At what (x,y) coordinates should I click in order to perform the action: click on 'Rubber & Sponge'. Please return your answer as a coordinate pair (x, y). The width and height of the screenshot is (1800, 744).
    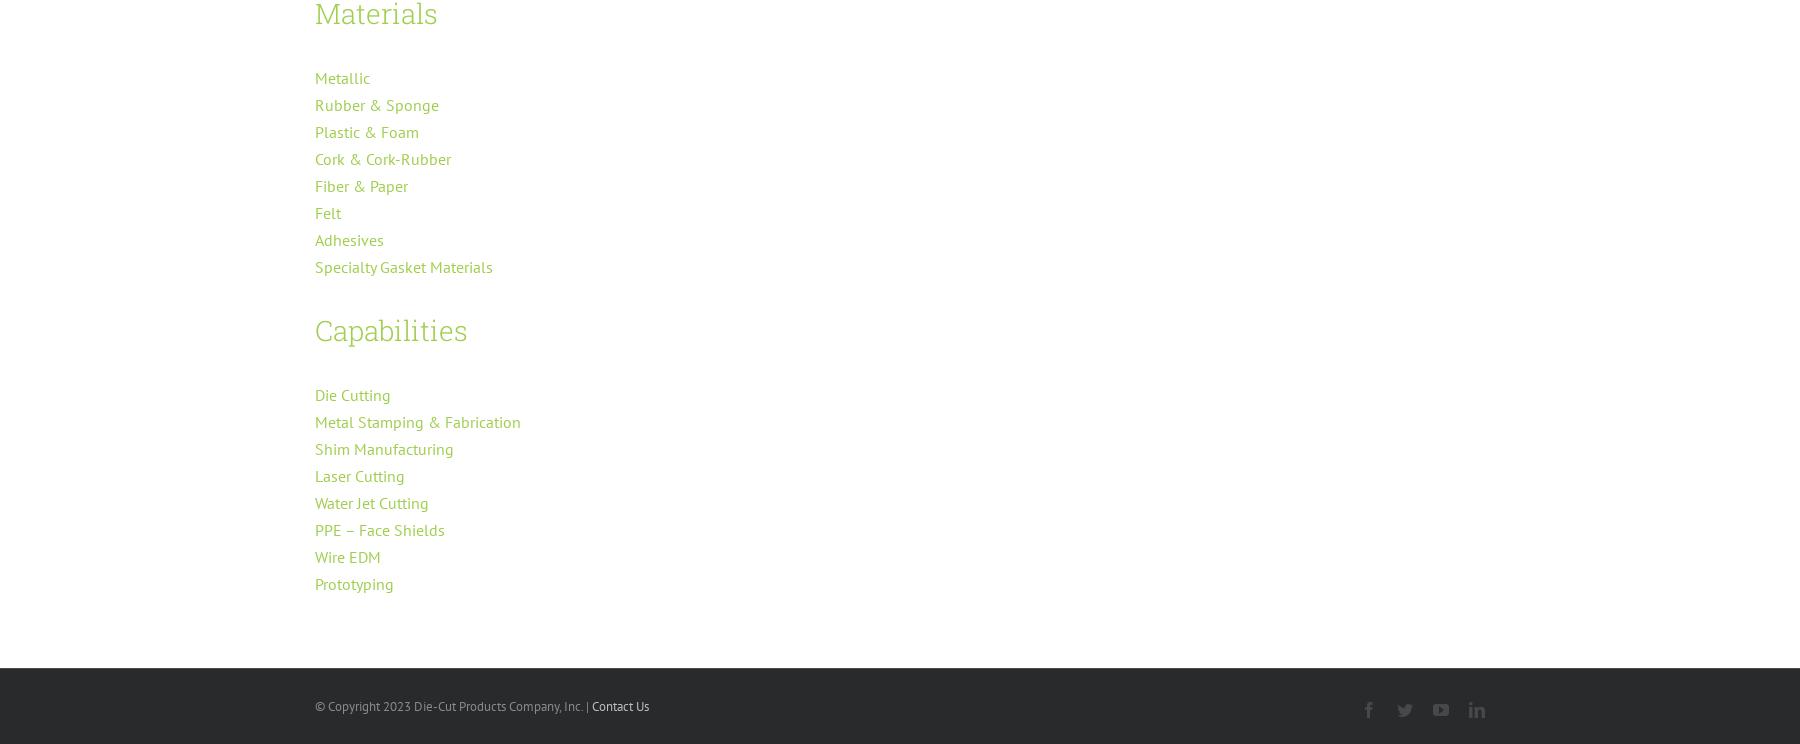
    Looking at the image, I should click on (376, 103).